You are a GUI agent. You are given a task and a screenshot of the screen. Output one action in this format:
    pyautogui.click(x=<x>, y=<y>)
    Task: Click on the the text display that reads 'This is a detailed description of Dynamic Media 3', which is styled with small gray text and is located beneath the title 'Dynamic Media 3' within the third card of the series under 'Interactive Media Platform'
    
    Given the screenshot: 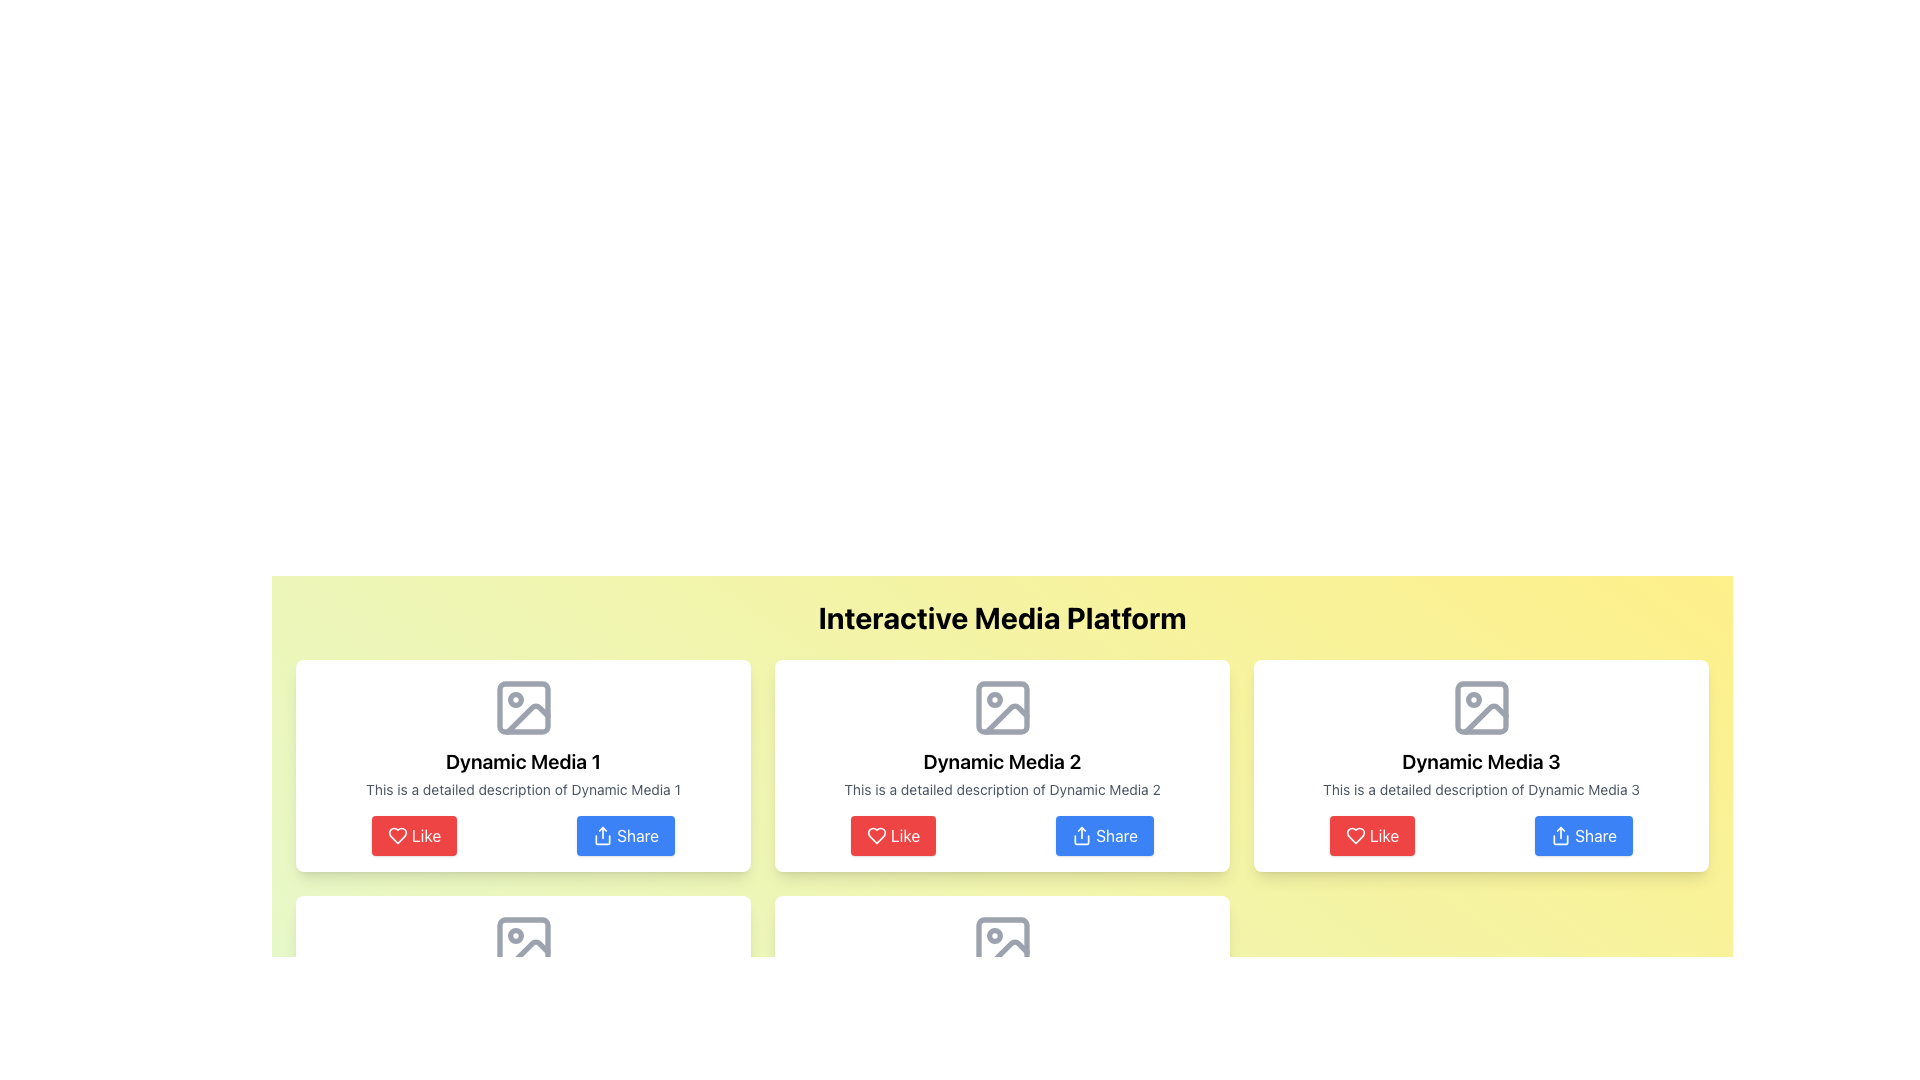 What is the action you would take?
    pyautogui.click(x=1481, y=789)
    